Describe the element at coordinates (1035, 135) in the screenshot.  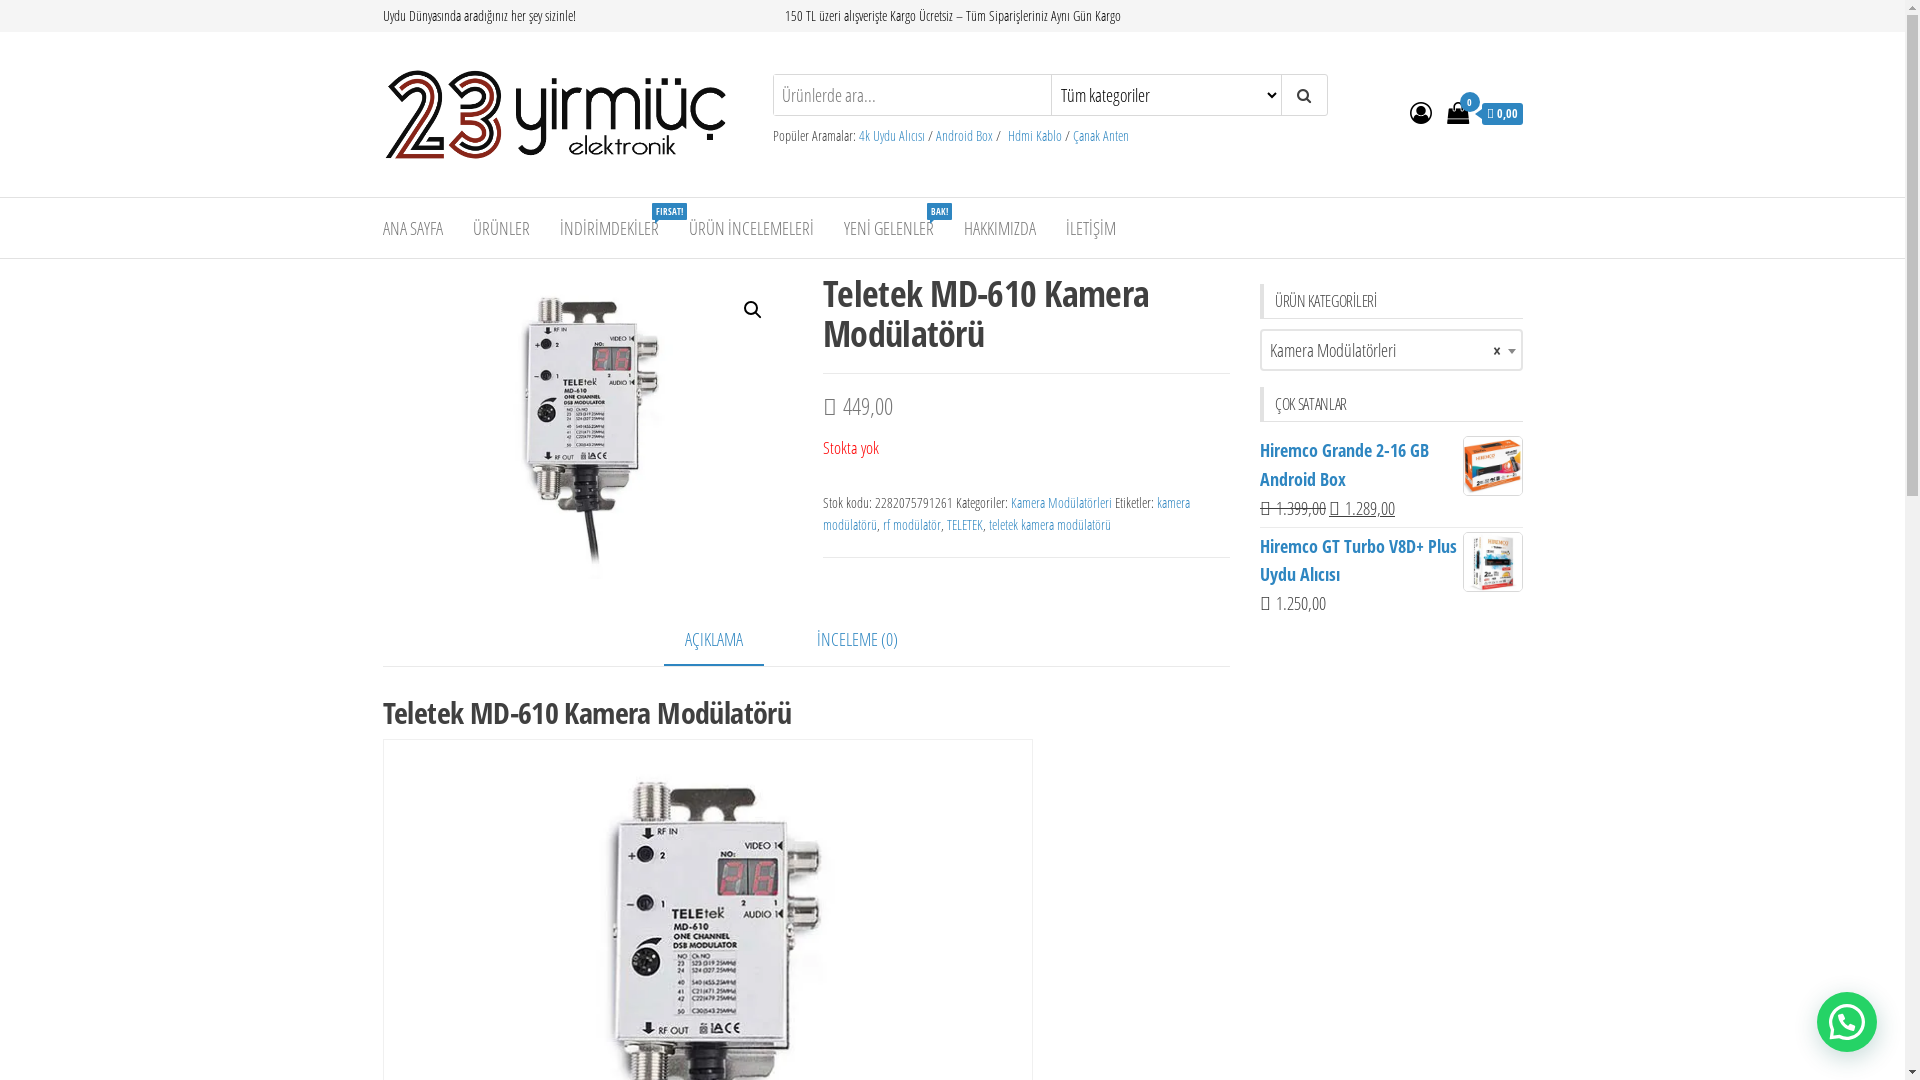
I see `'Hdmi Kablo'` at that location.